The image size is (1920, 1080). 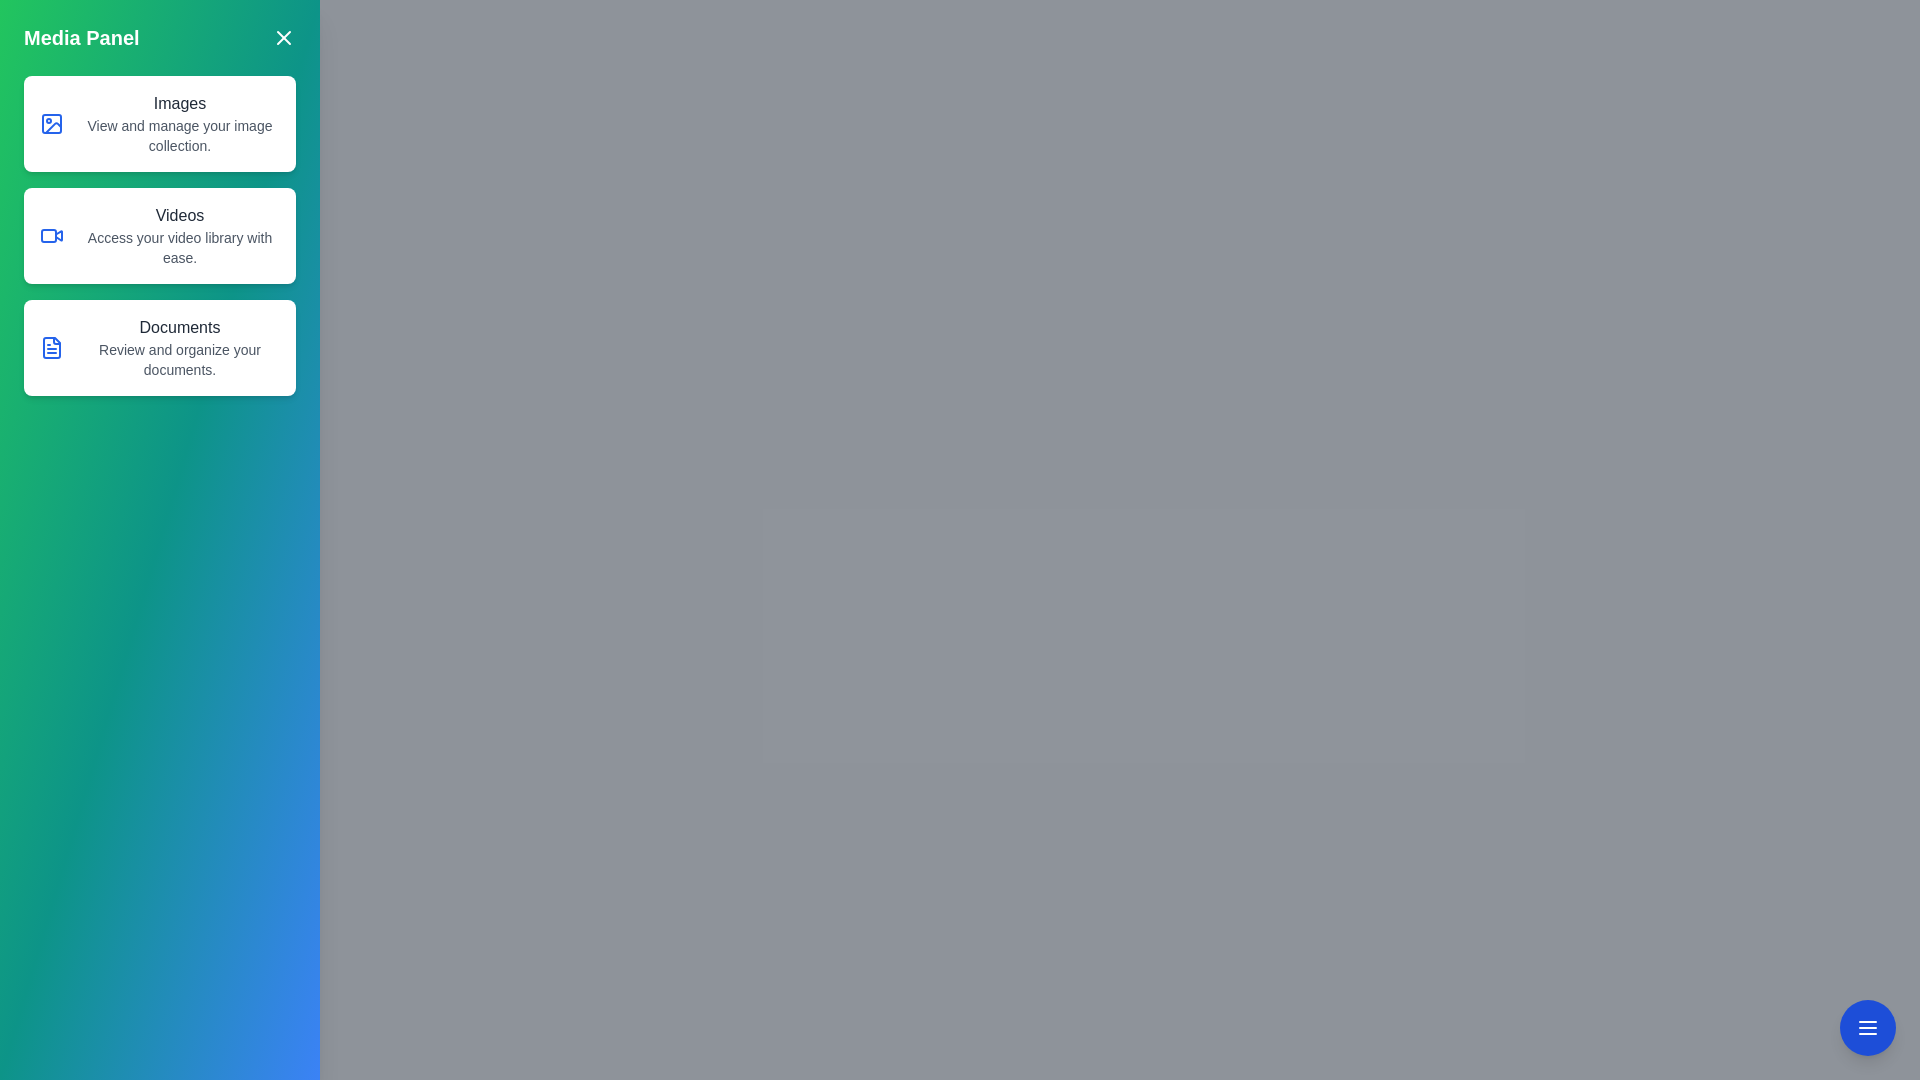 What do you see at coordinates (180, 246) in the screenshot?
I see `descriptive text label located in the 'Videos' section, which informs users about accessing their video library` at bounding box center [180, 246].